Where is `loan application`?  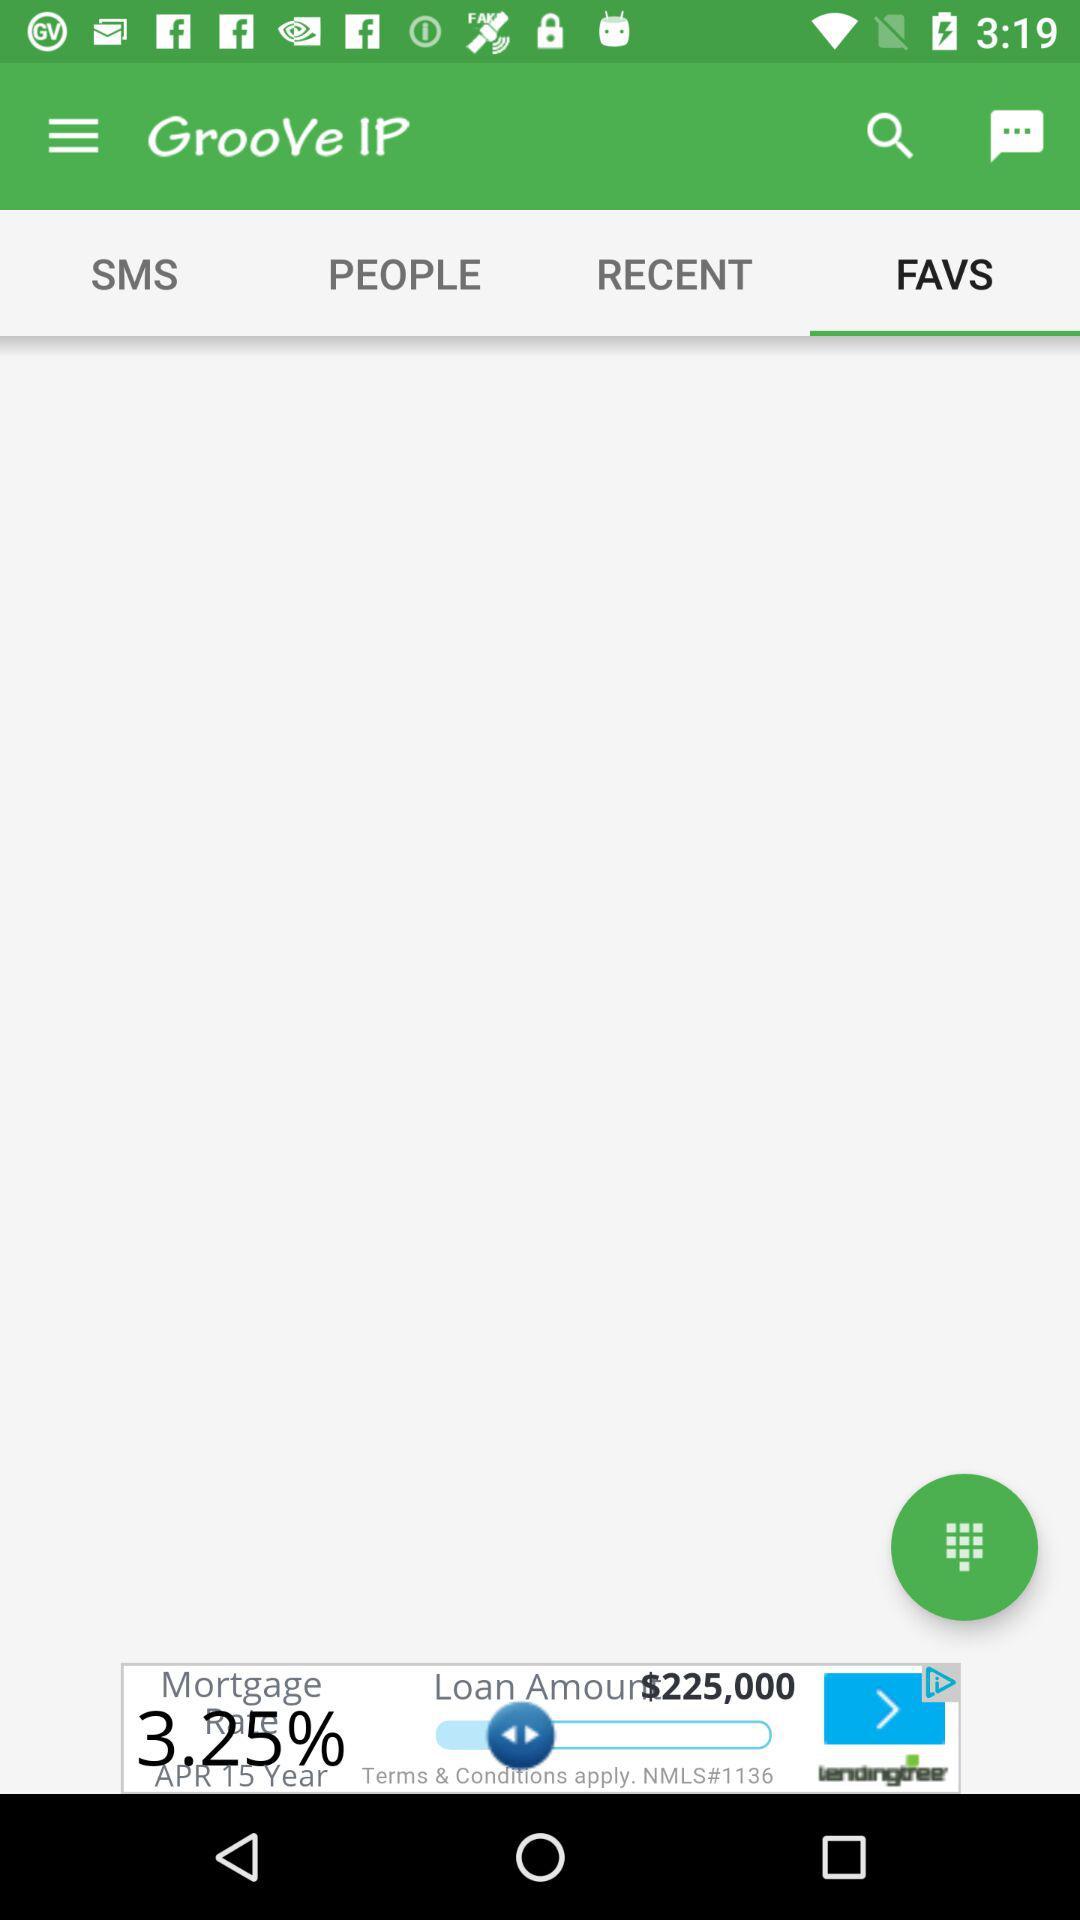
loan application is located at coordinates (540, 1727).